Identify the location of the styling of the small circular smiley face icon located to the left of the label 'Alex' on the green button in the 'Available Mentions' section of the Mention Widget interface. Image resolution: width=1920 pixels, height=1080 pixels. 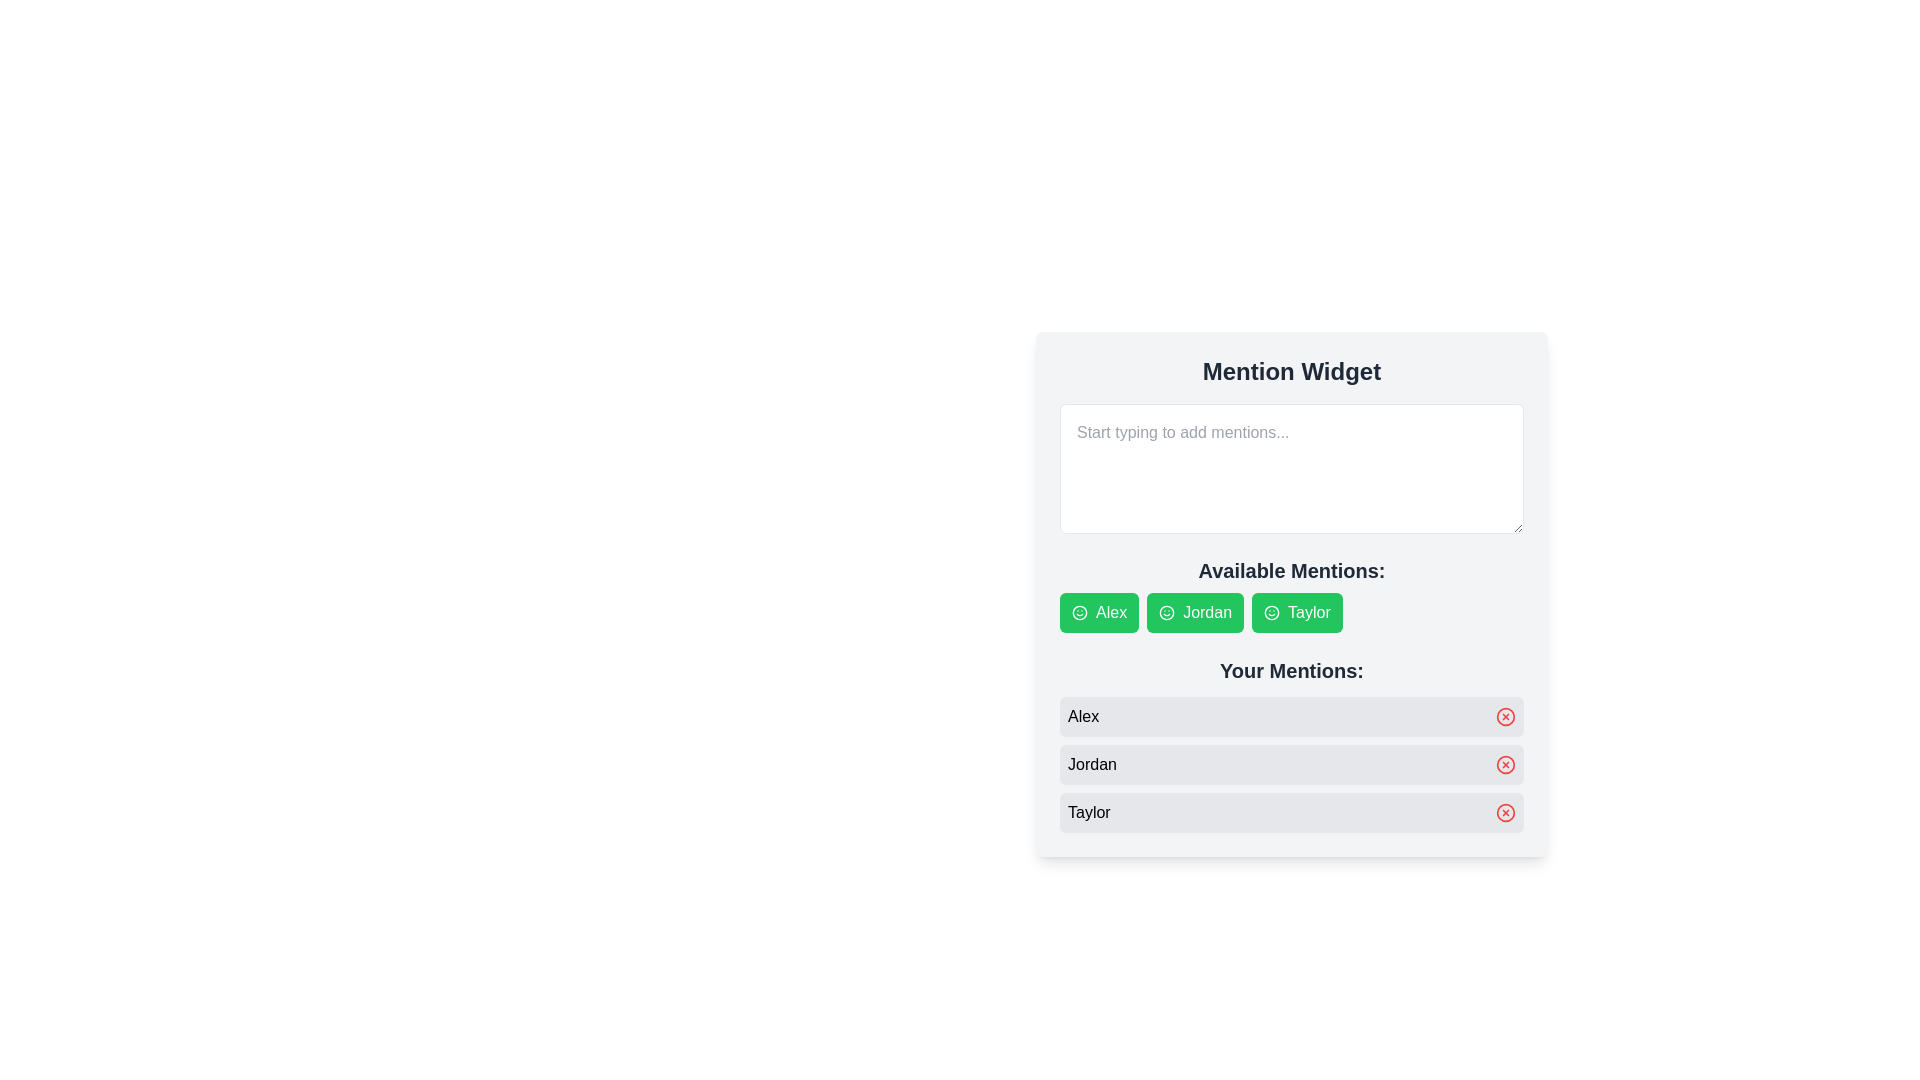
(1079, 612).